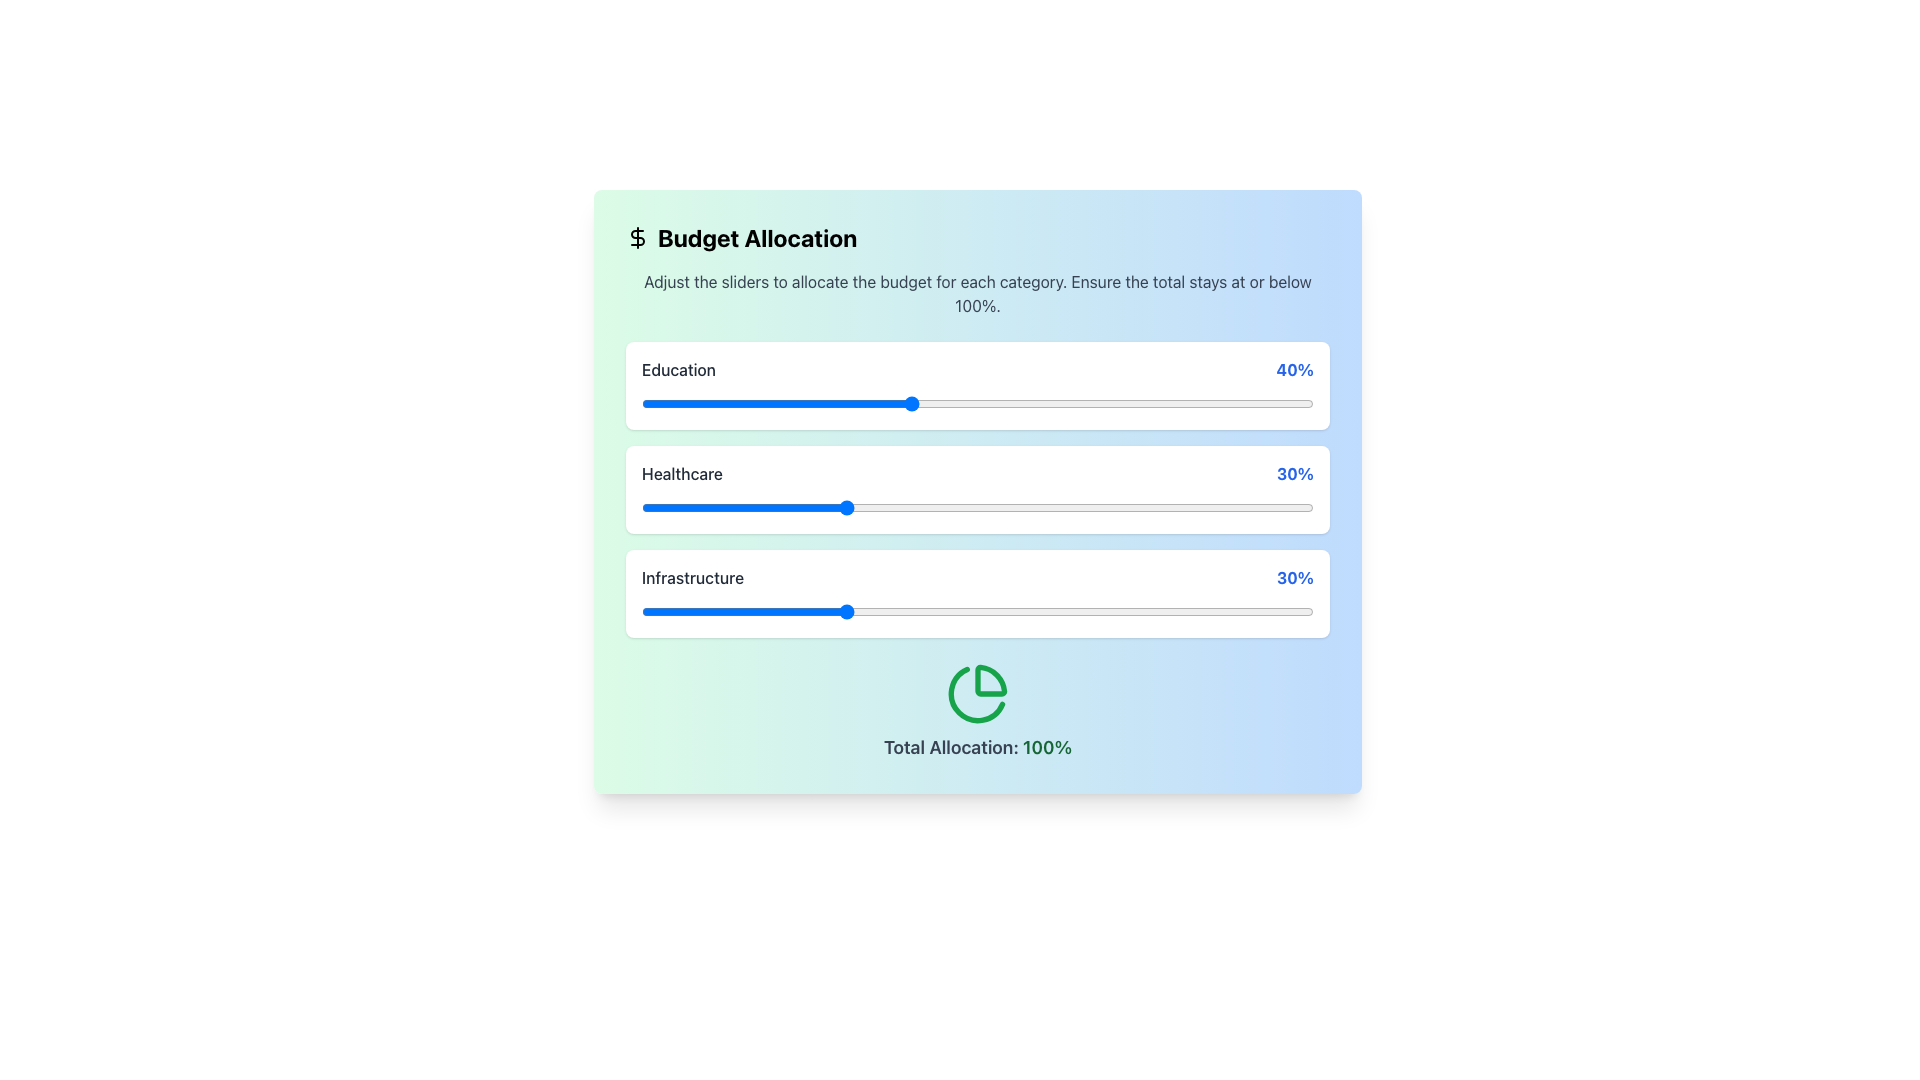 The height and width of the screenshot is (1080, 1920). What do you see at coordinates (1139, 611) in the screenshot?
I see `the infrastructure budget slider` at bounding box center [1139, 611].